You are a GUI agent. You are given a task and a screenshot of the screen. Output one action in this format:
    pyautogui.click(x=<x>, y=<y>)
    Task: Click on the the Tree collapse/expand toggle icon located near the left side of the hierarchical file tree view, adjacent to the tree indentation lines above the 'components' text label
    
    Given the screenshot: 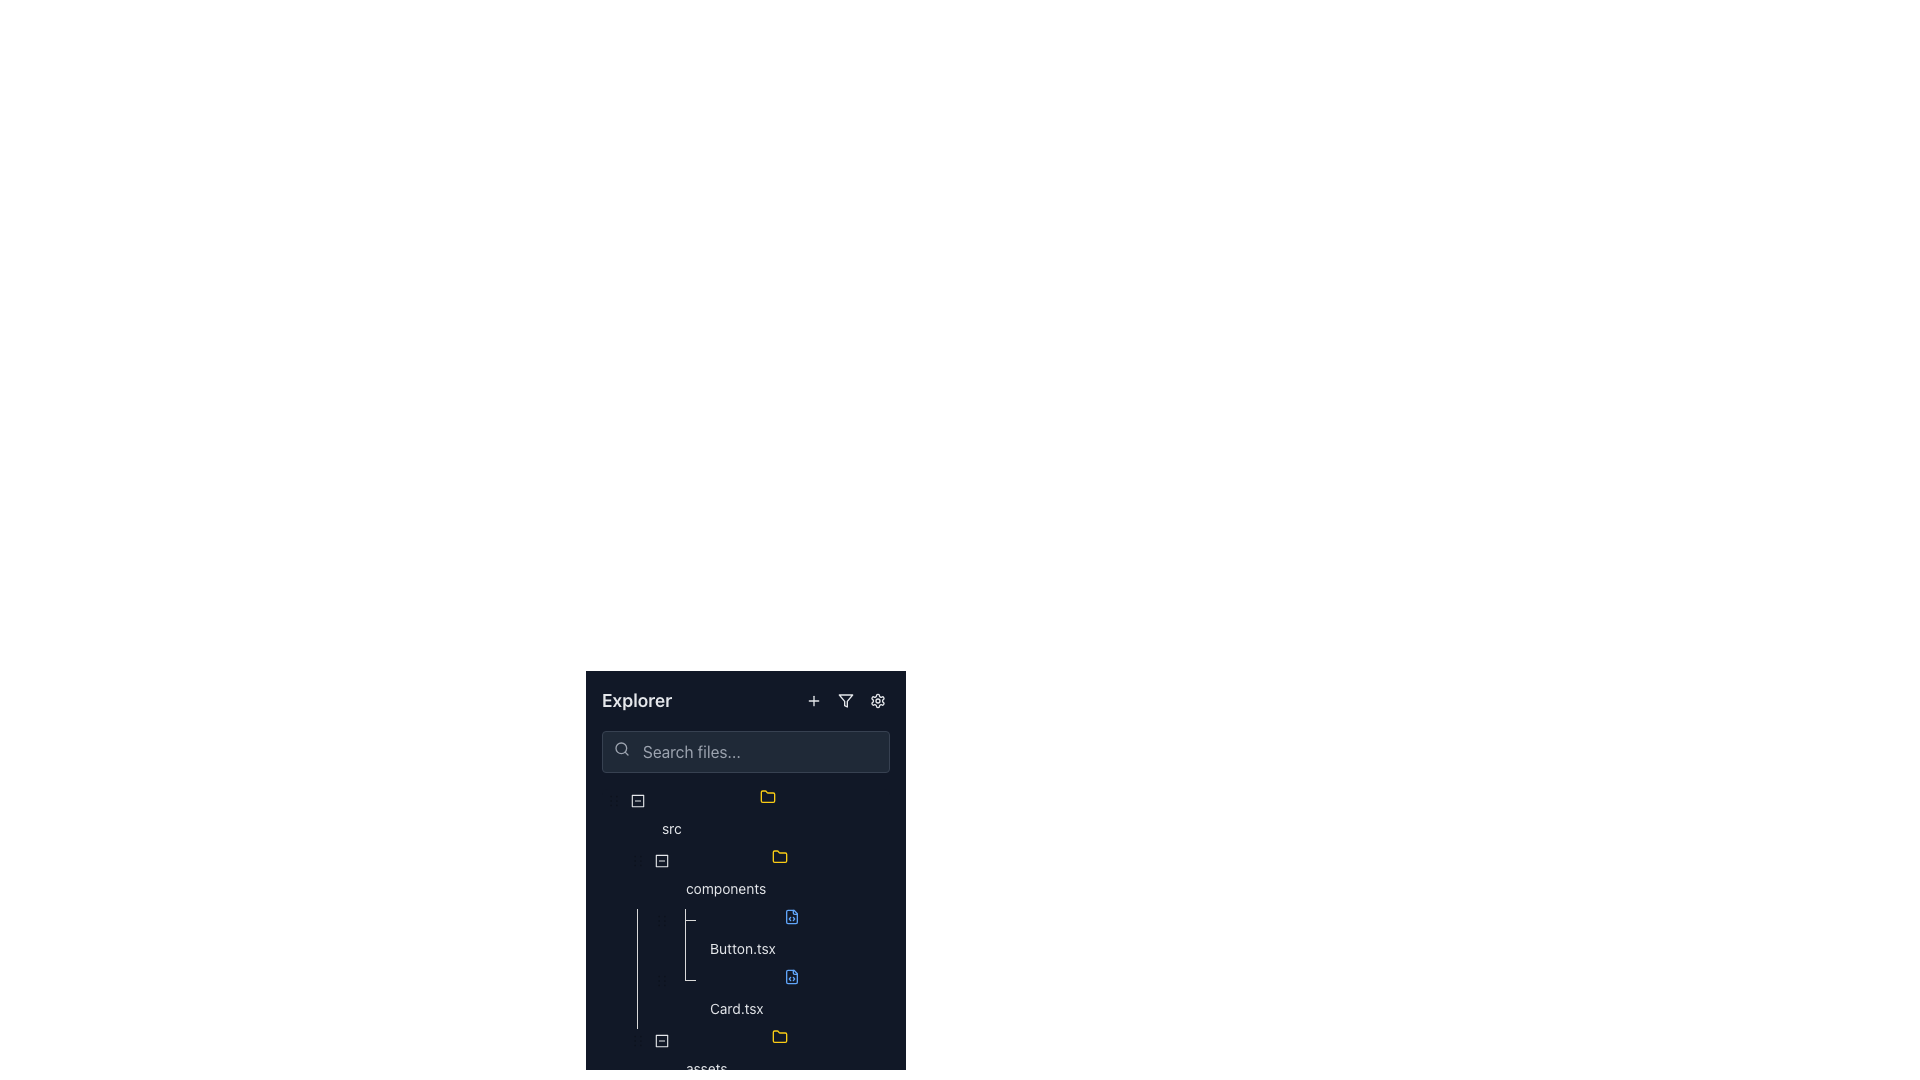 What is the action you would take?
    pyautogui.click(x=662, y=875)
    